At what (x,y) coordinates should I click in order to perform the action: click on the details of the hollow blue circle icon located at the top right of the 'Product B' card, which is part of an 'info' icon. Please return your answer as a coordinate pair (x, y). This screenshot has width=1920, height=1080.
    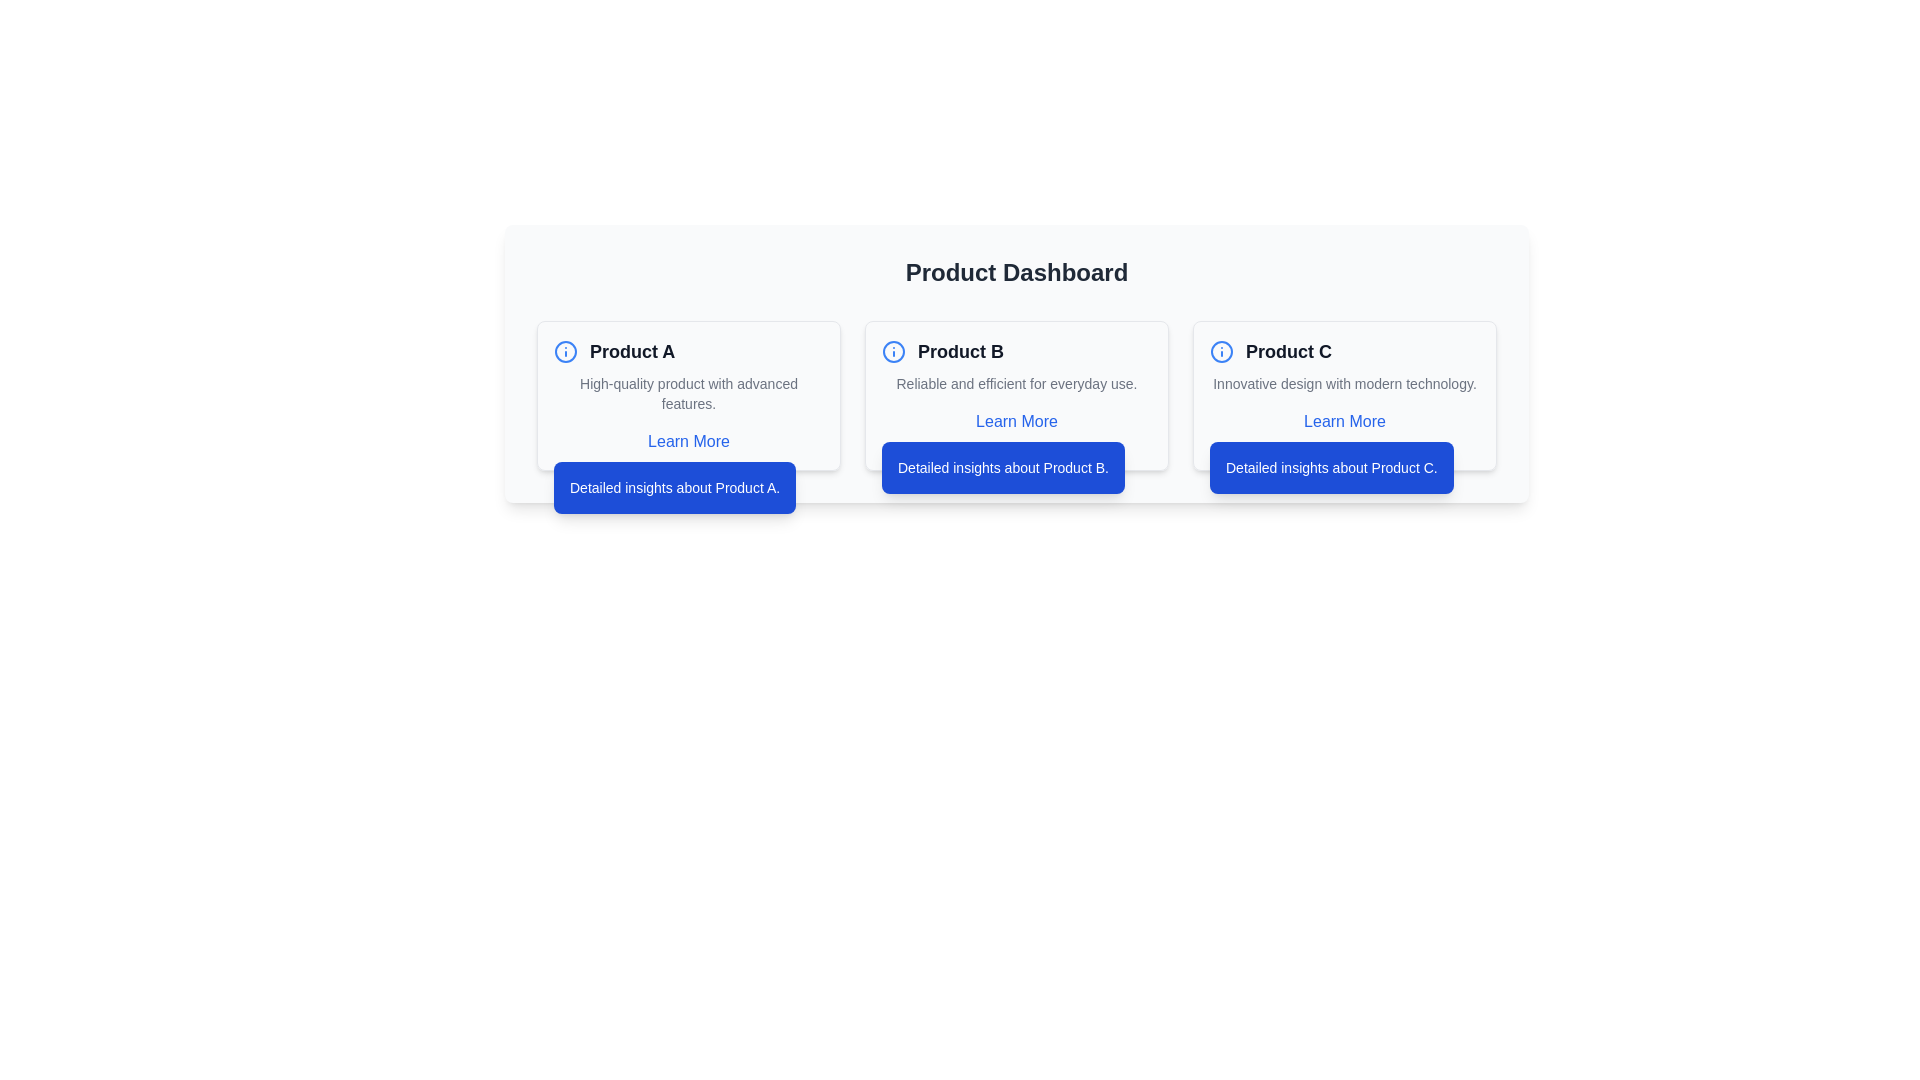
    Looking at the image, I should click on (565, 350).